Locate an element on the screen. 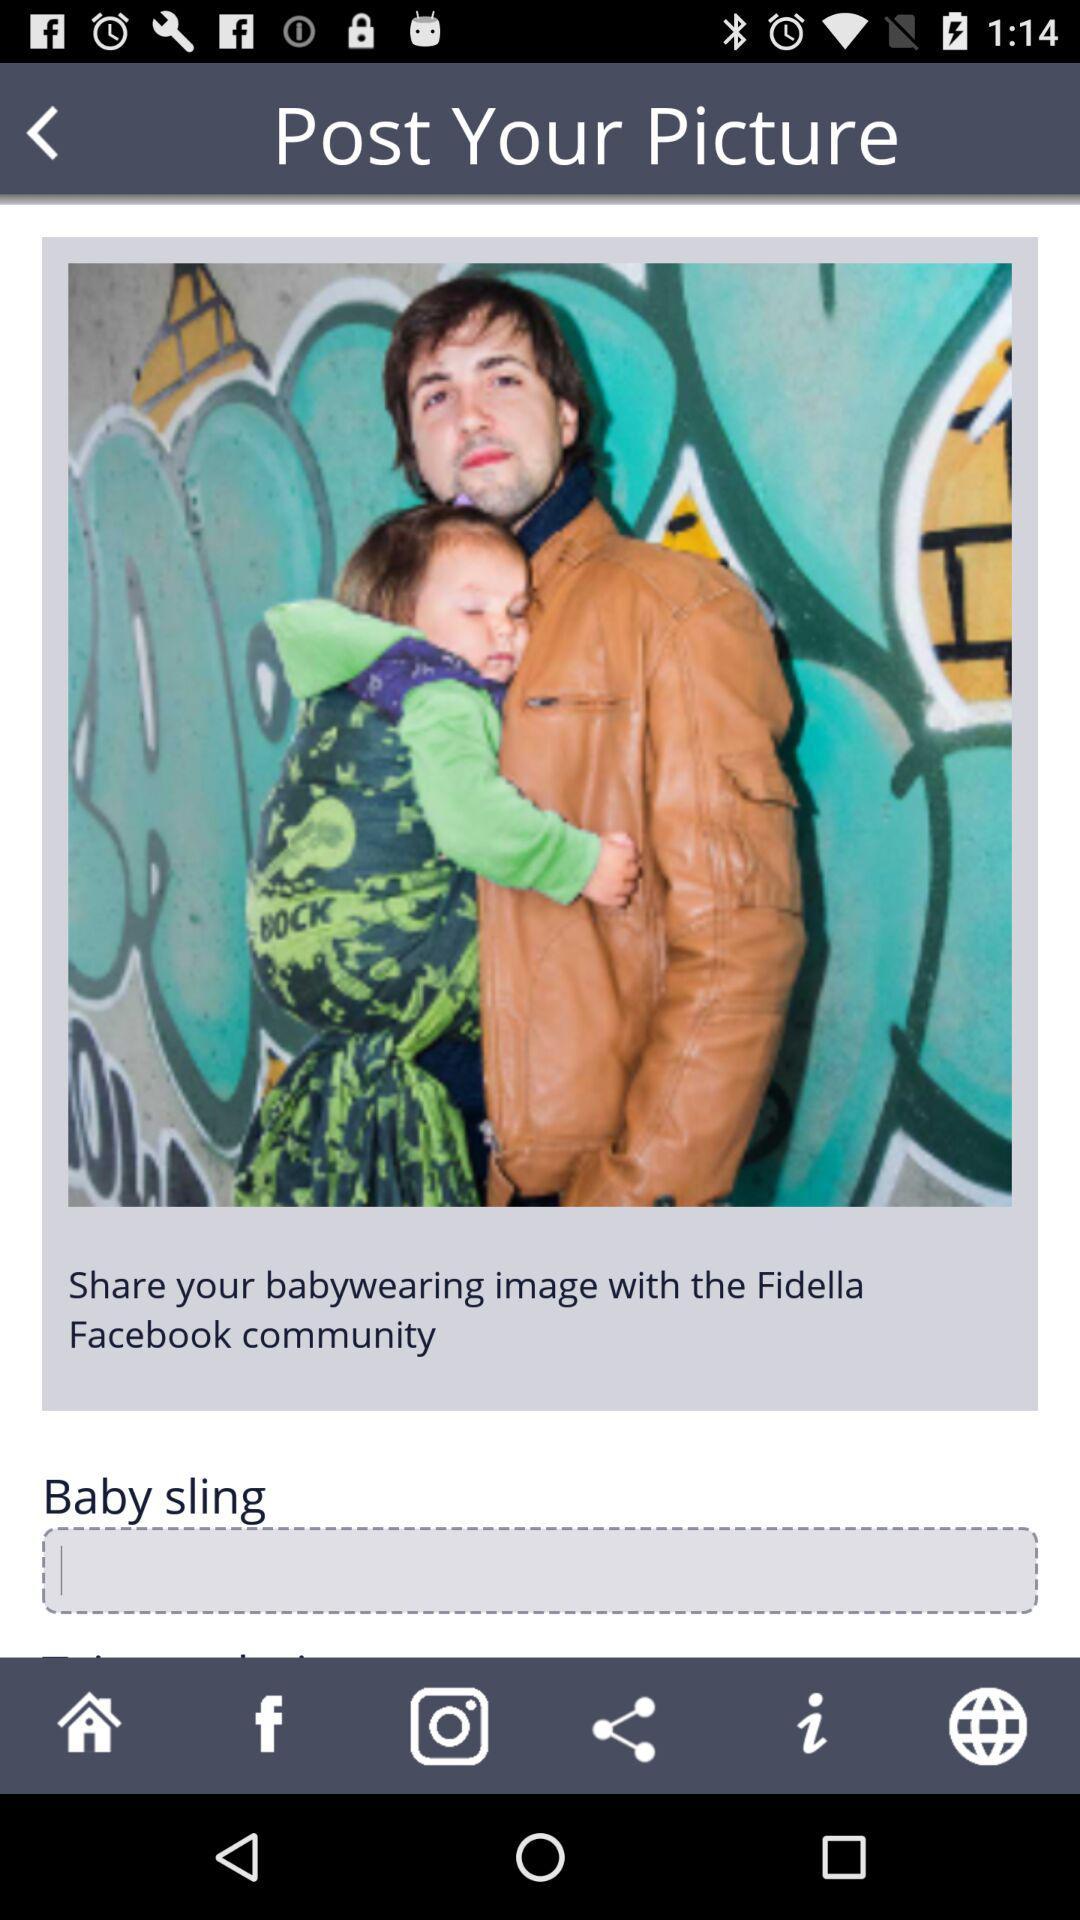  the home icon is located at coordinates (88, 1846).